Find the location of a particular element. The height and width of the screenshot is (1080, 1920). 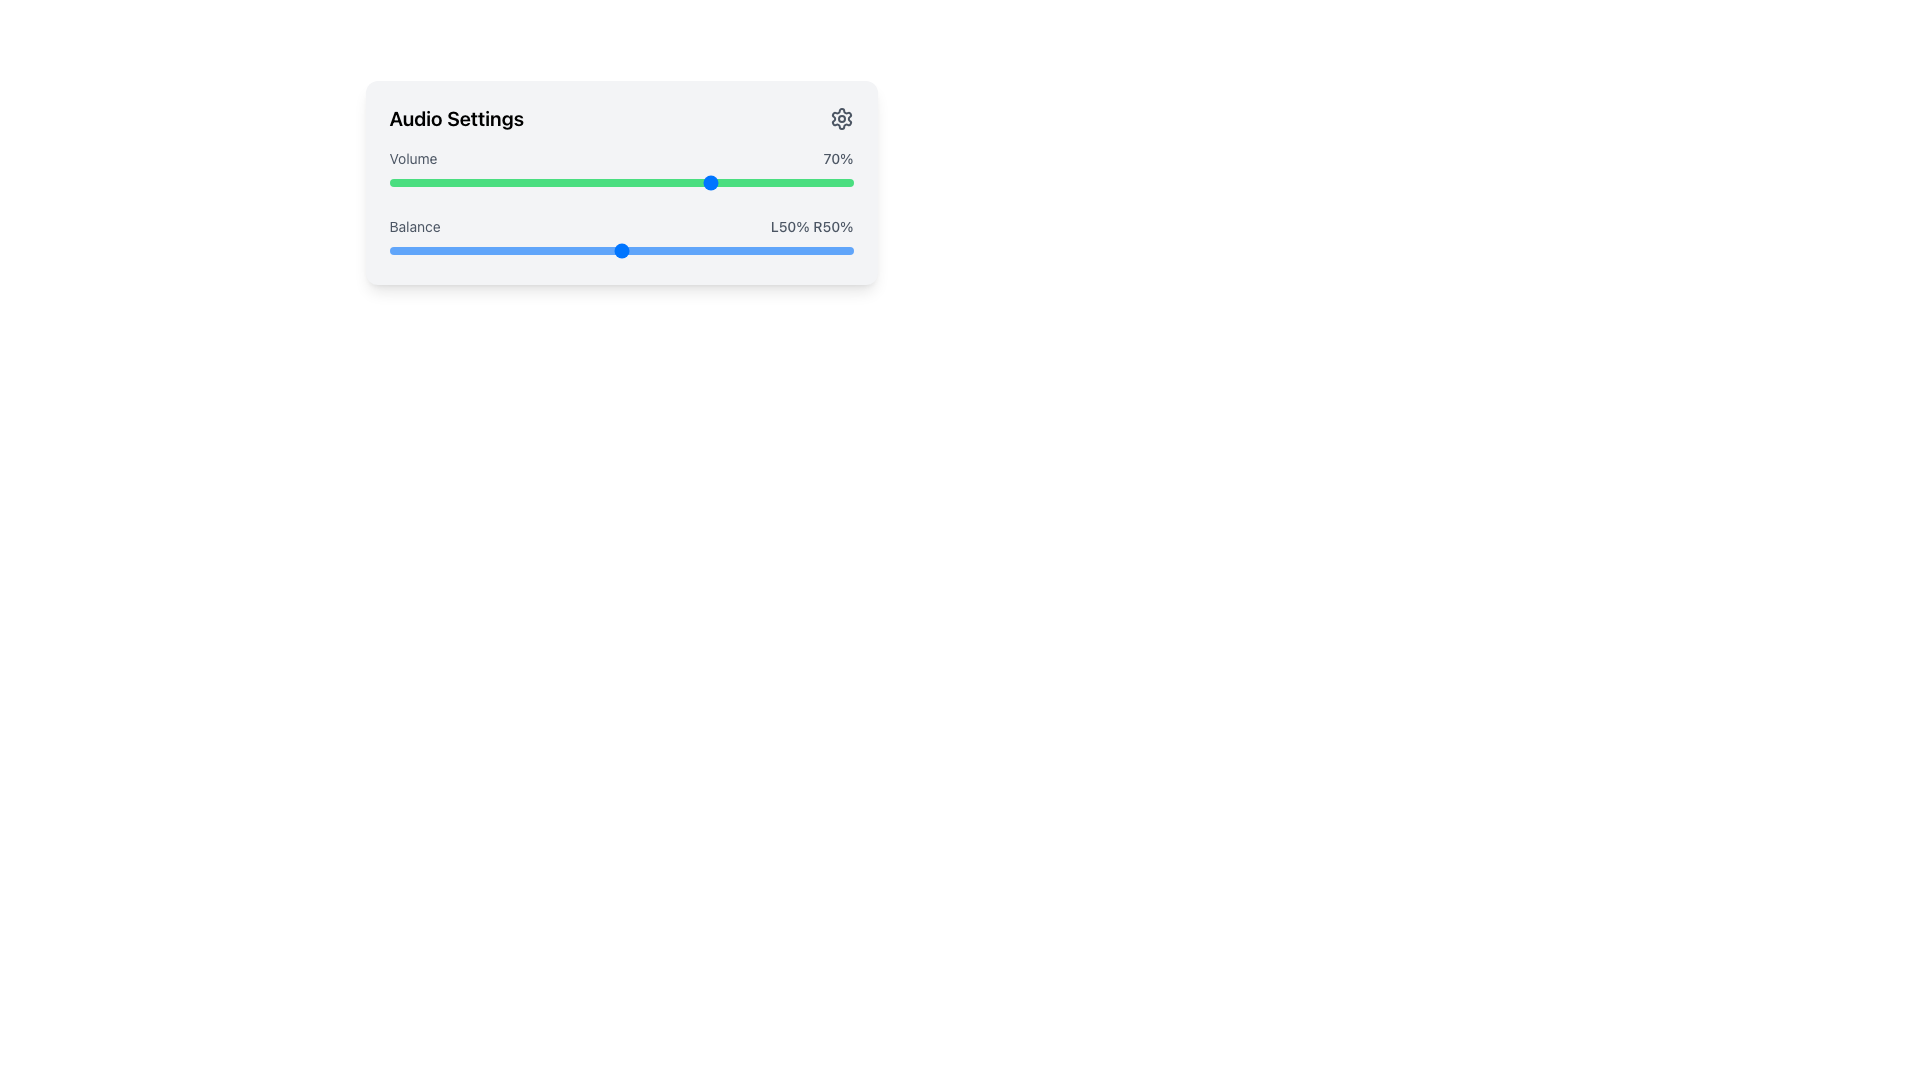

the gear icon button located in the top-right corner of the 'Audio Settings' card, adjacent to the 'Volume' and 'Balance' controls is located at coordinates (841, 119).